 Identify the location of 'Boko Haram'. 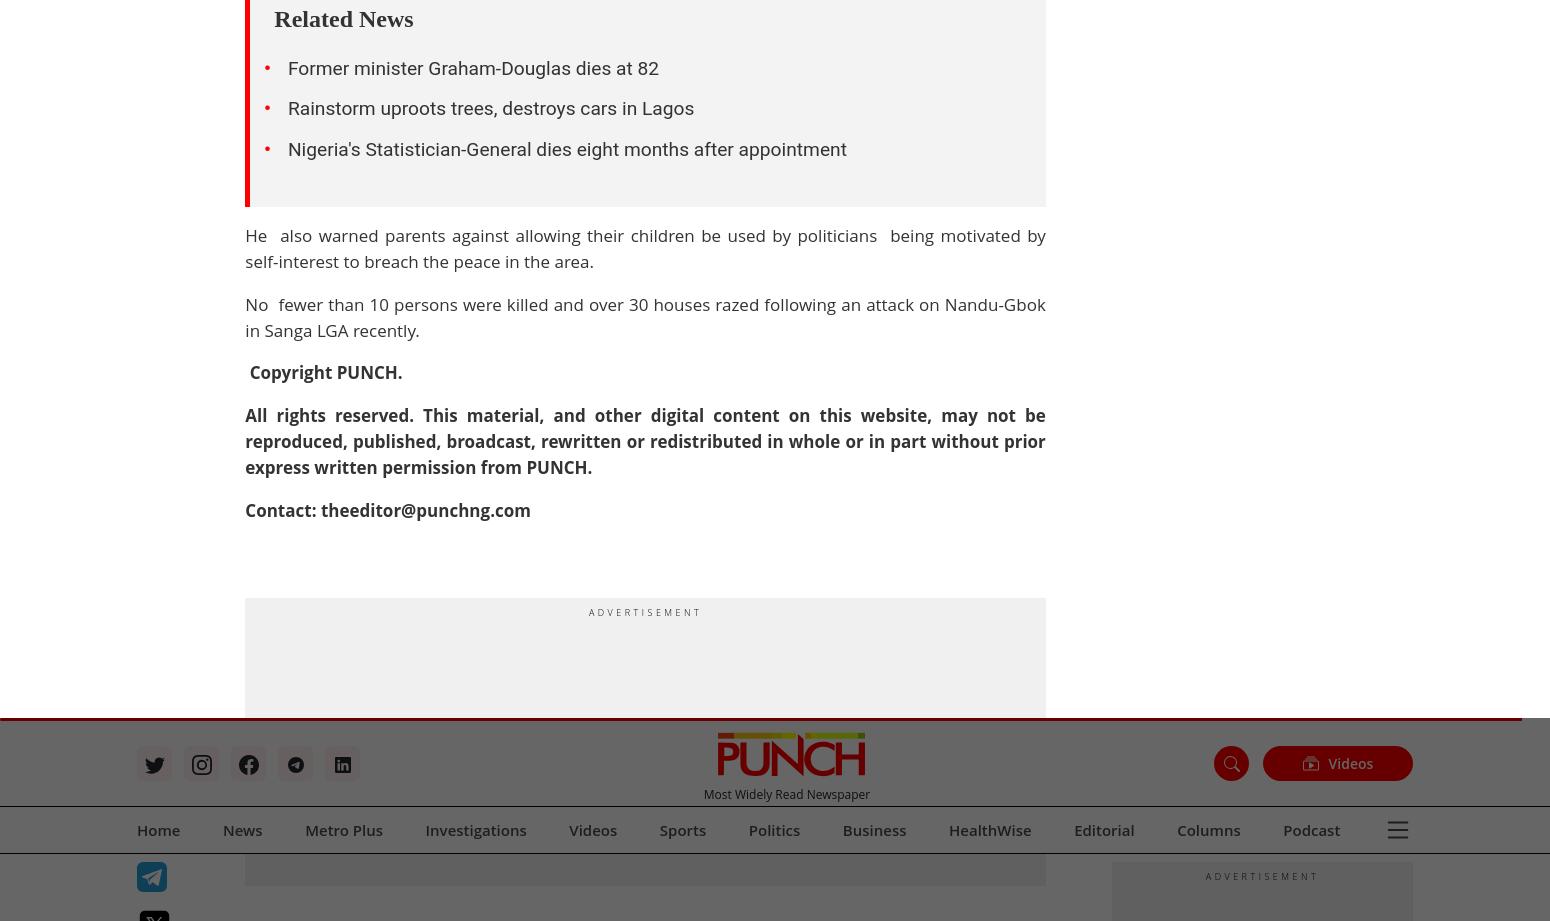
(478, 67).